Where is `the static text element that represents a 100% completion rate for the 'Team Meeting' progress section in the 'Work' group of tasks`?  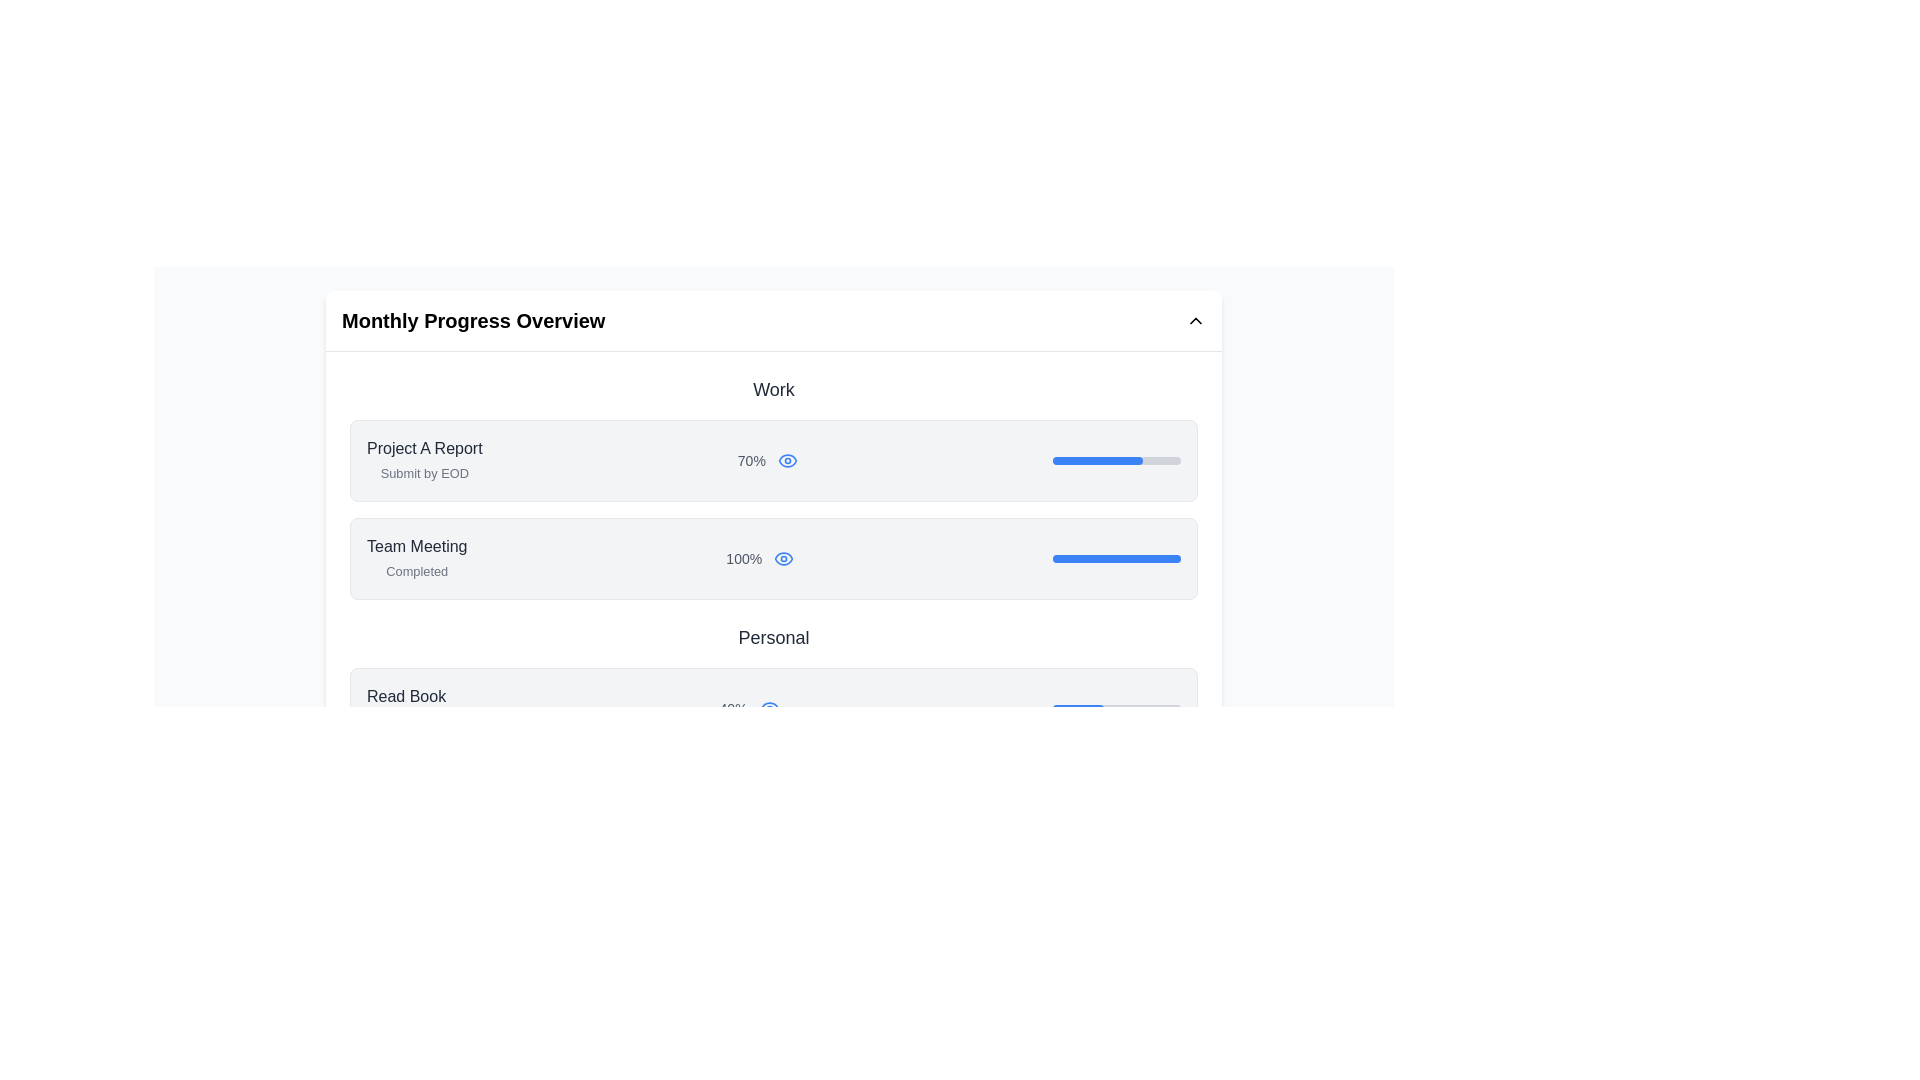
the static text element that represents a 100% completion rate for the 'Team Meeting' progress section in the 'Work' group of tasks is located at coordinates (743, 559).